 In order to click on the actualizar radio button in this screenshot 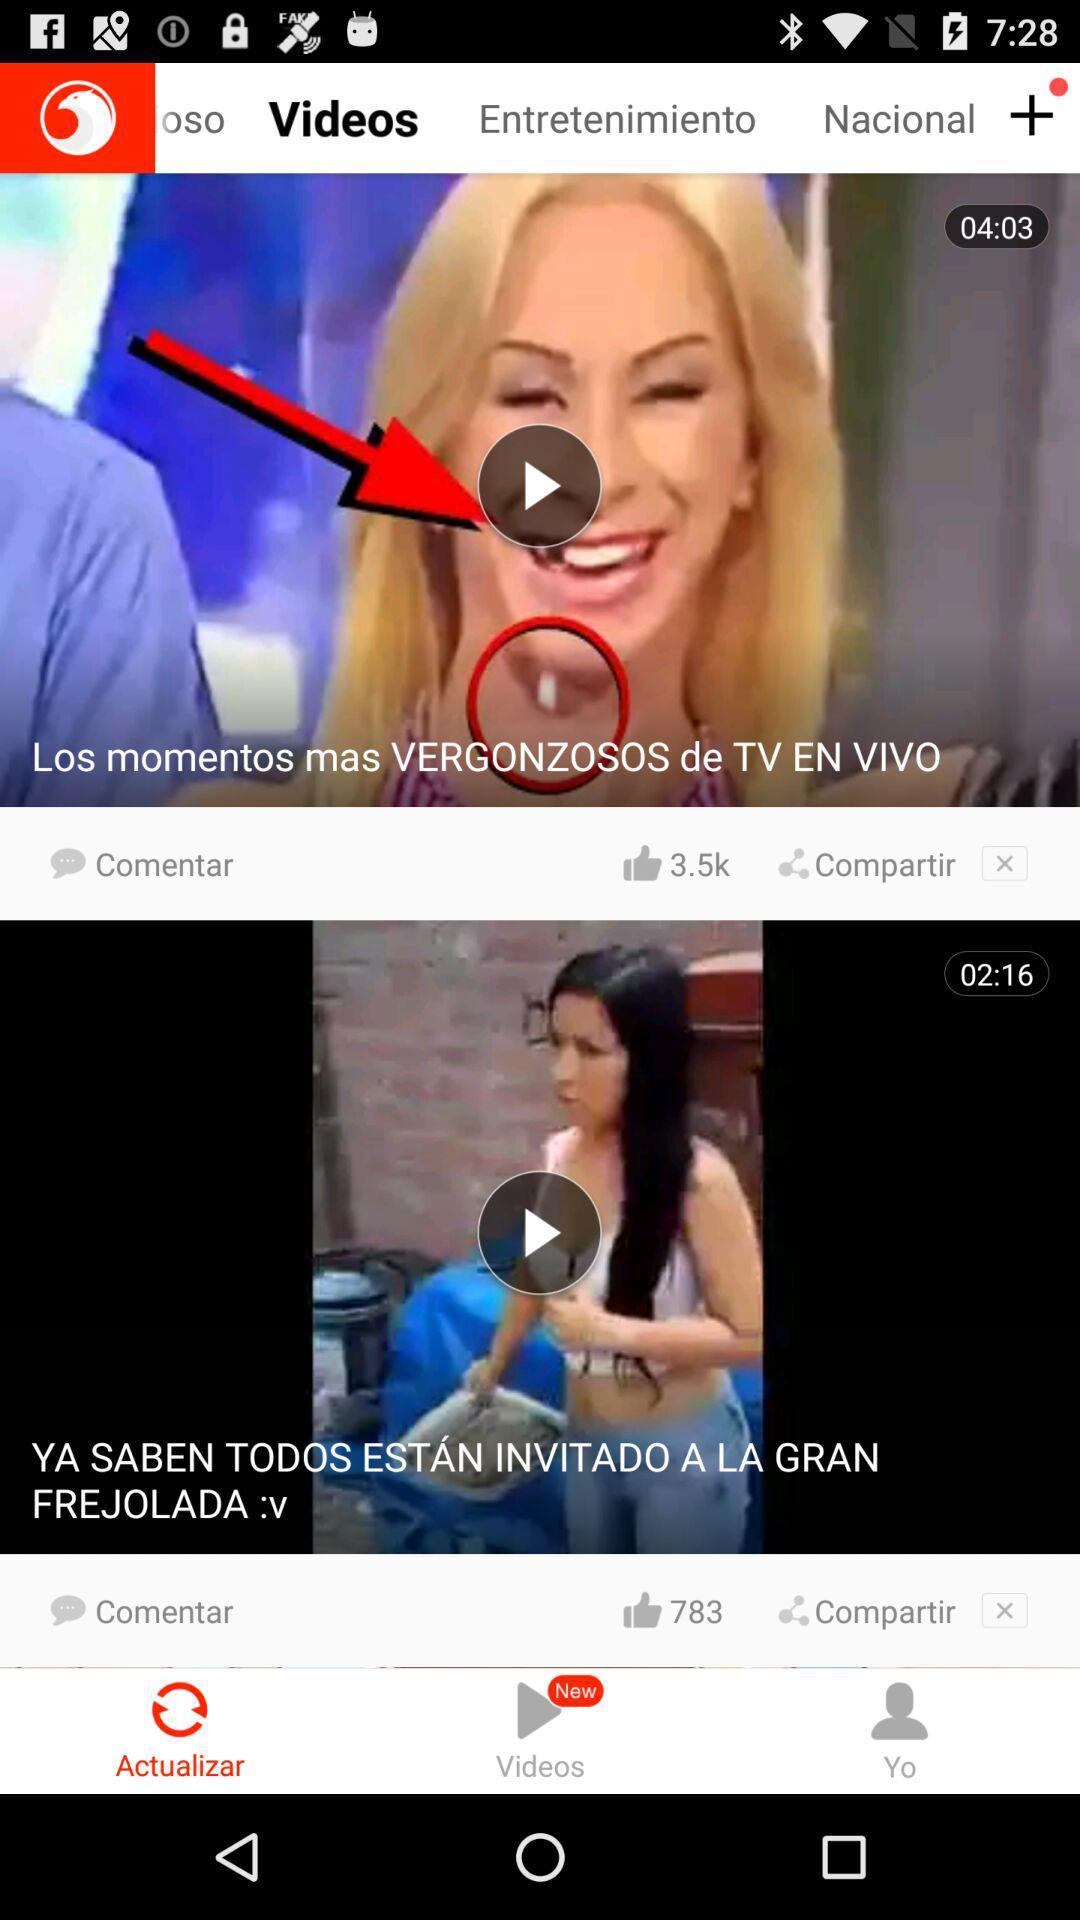, I will do `click(180, 1730)`.